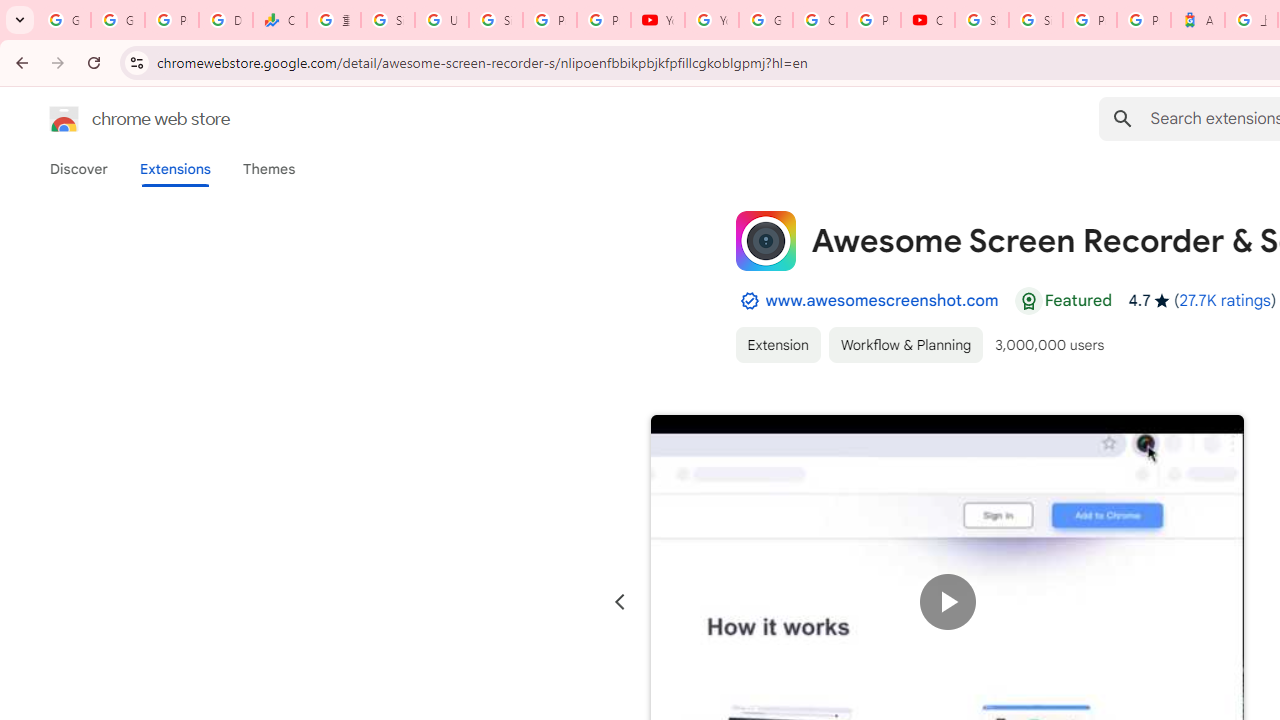  What do you see at coordinates (927, 20) in the screenshot?
I see `'Content Creator Programs & Opportunities - YouTube Creators'` at bounding box center [927, 20].